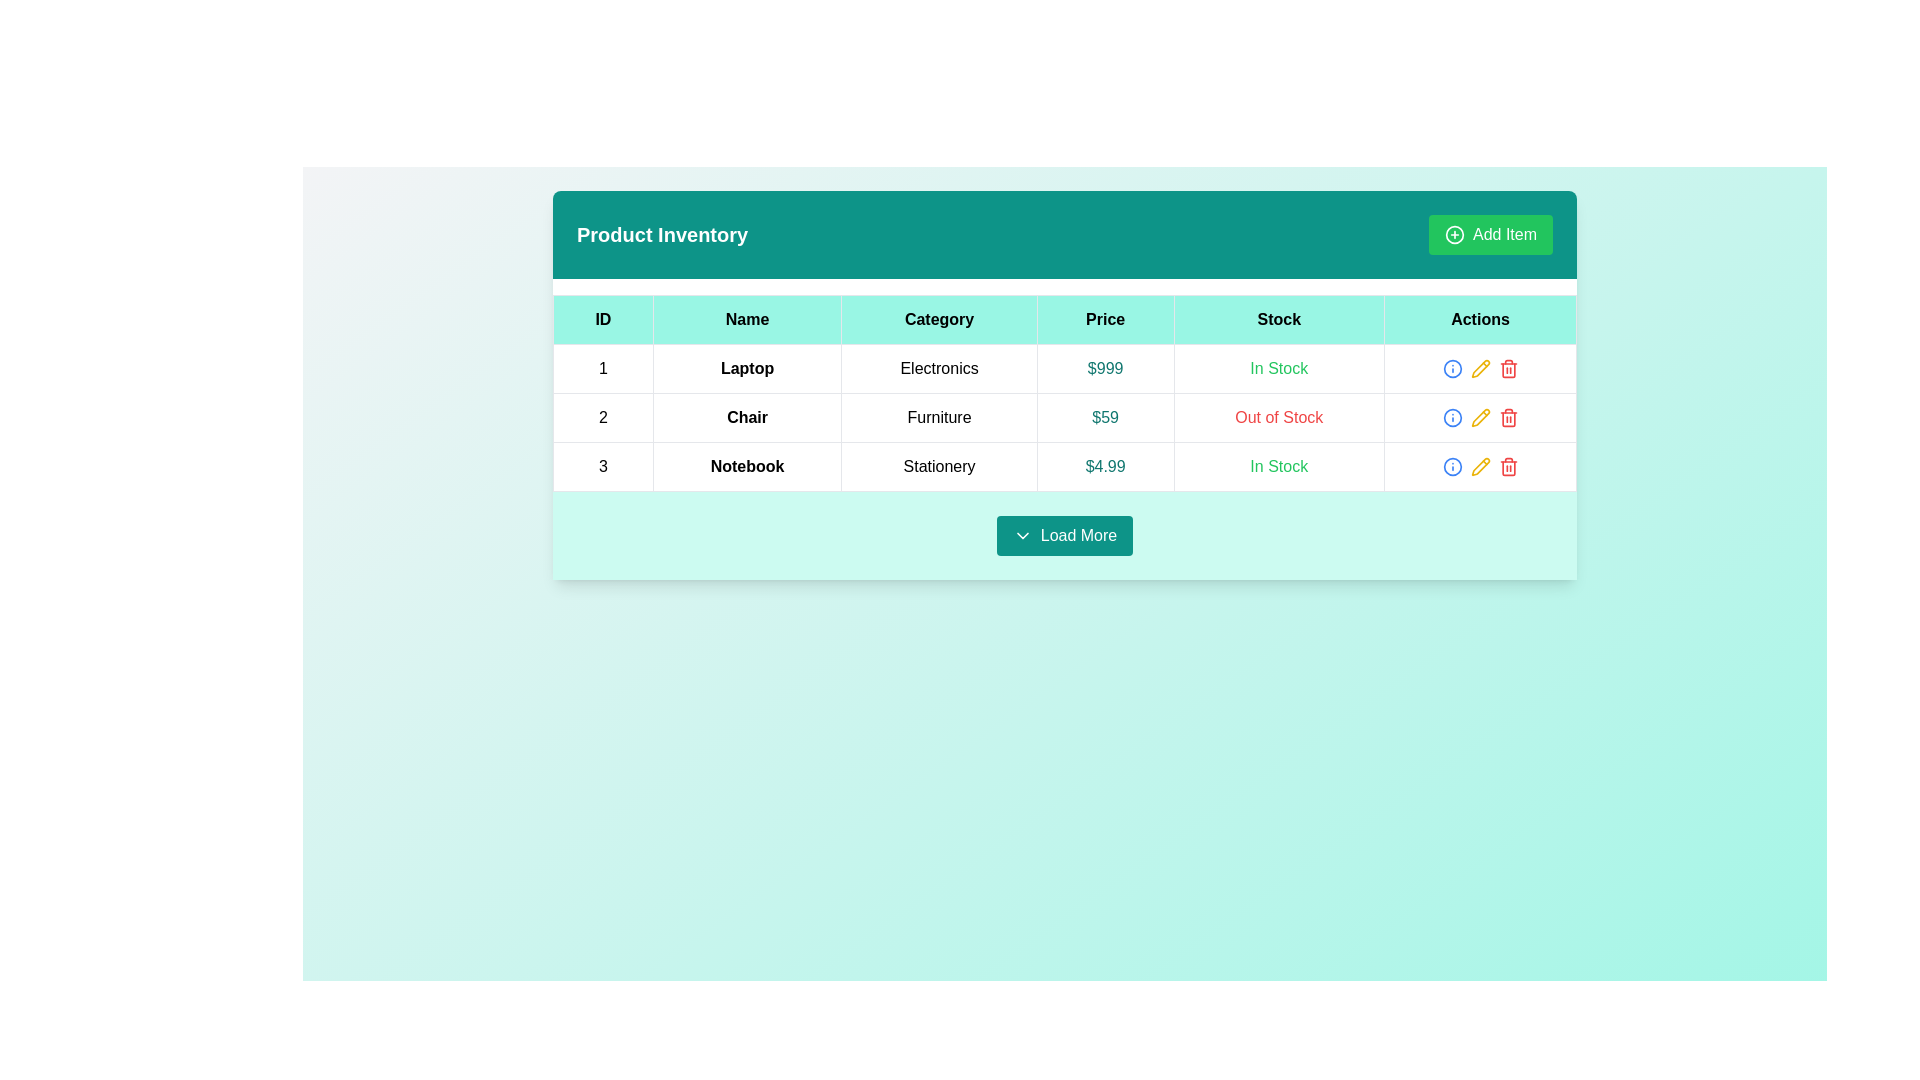  I want to click on the first row in the product inventory table that displays the laptop details, including ID '1', name 'Laptop', category 'Electronics', price '$999', and stock status 'In Stock', so click(1064, 369).